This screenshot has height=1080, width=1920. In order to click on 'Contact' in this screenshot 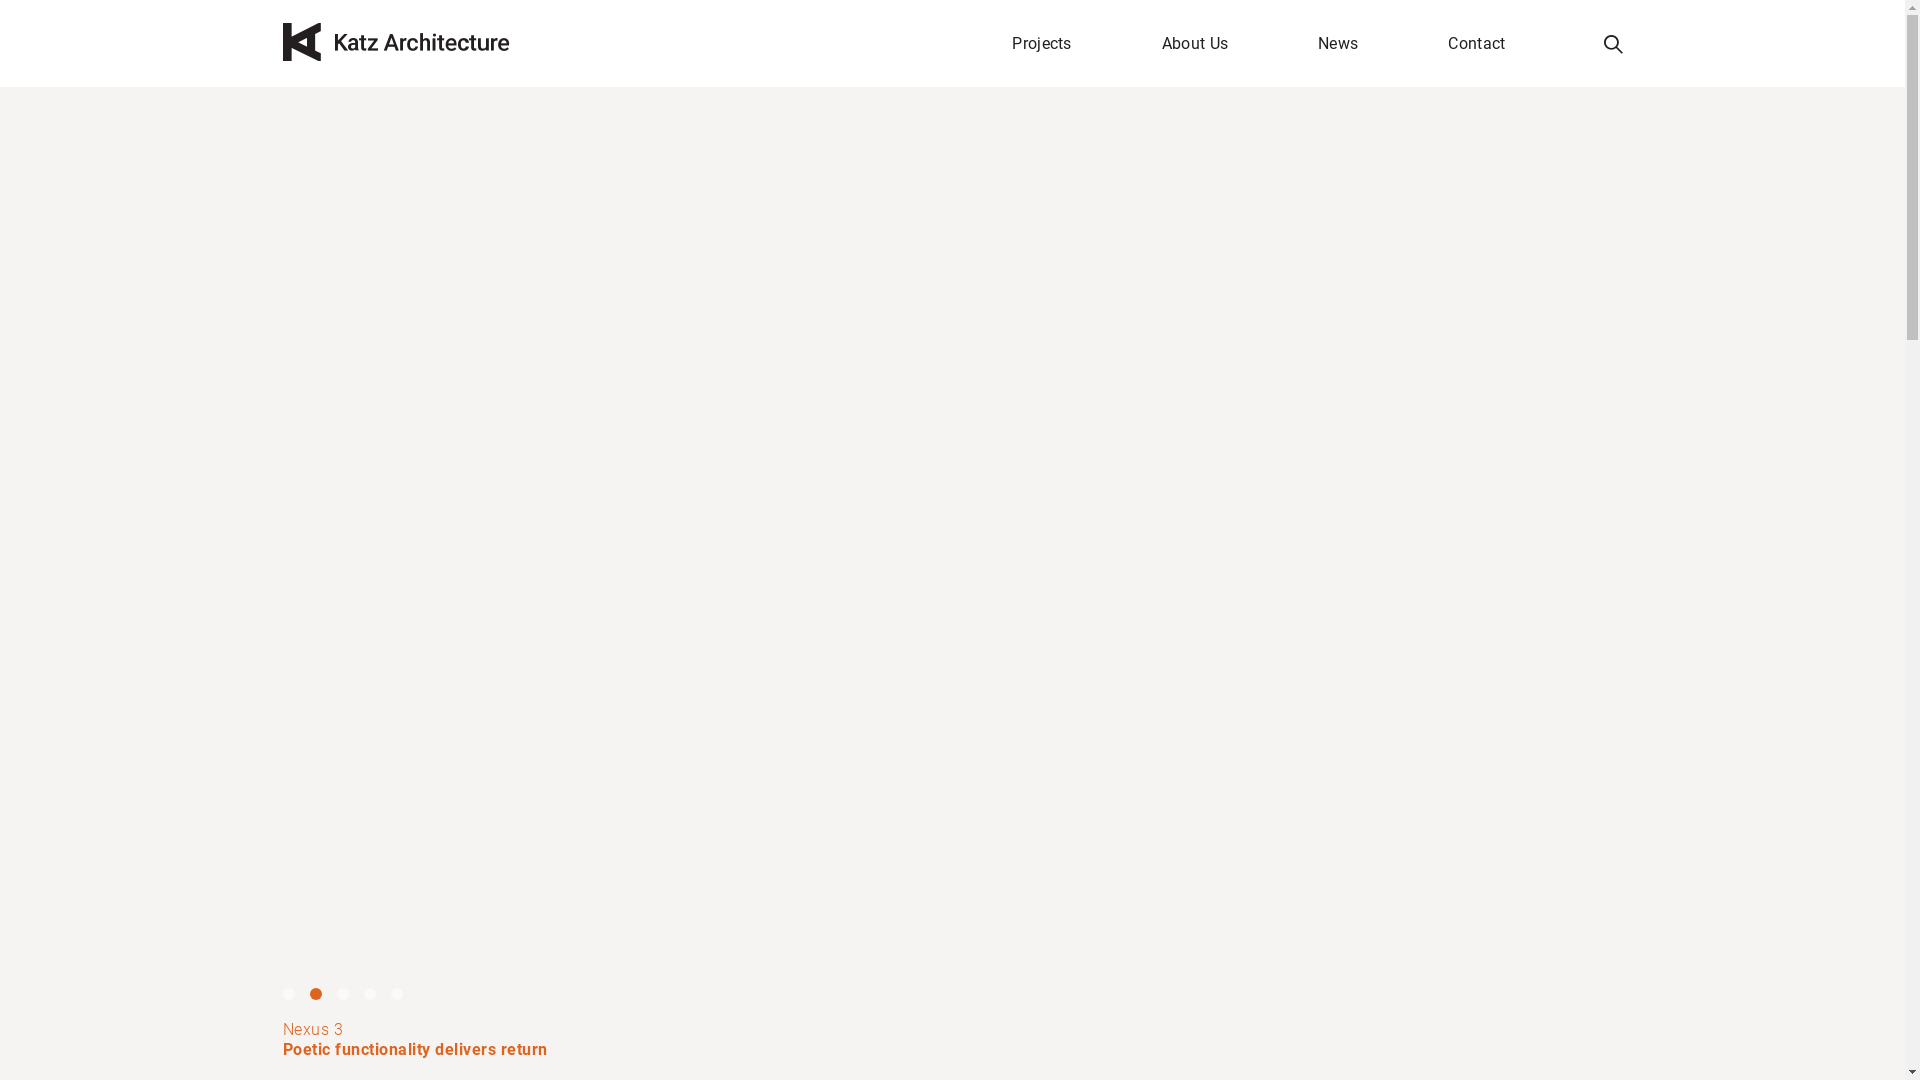, I will do `click(1476, 43)`.